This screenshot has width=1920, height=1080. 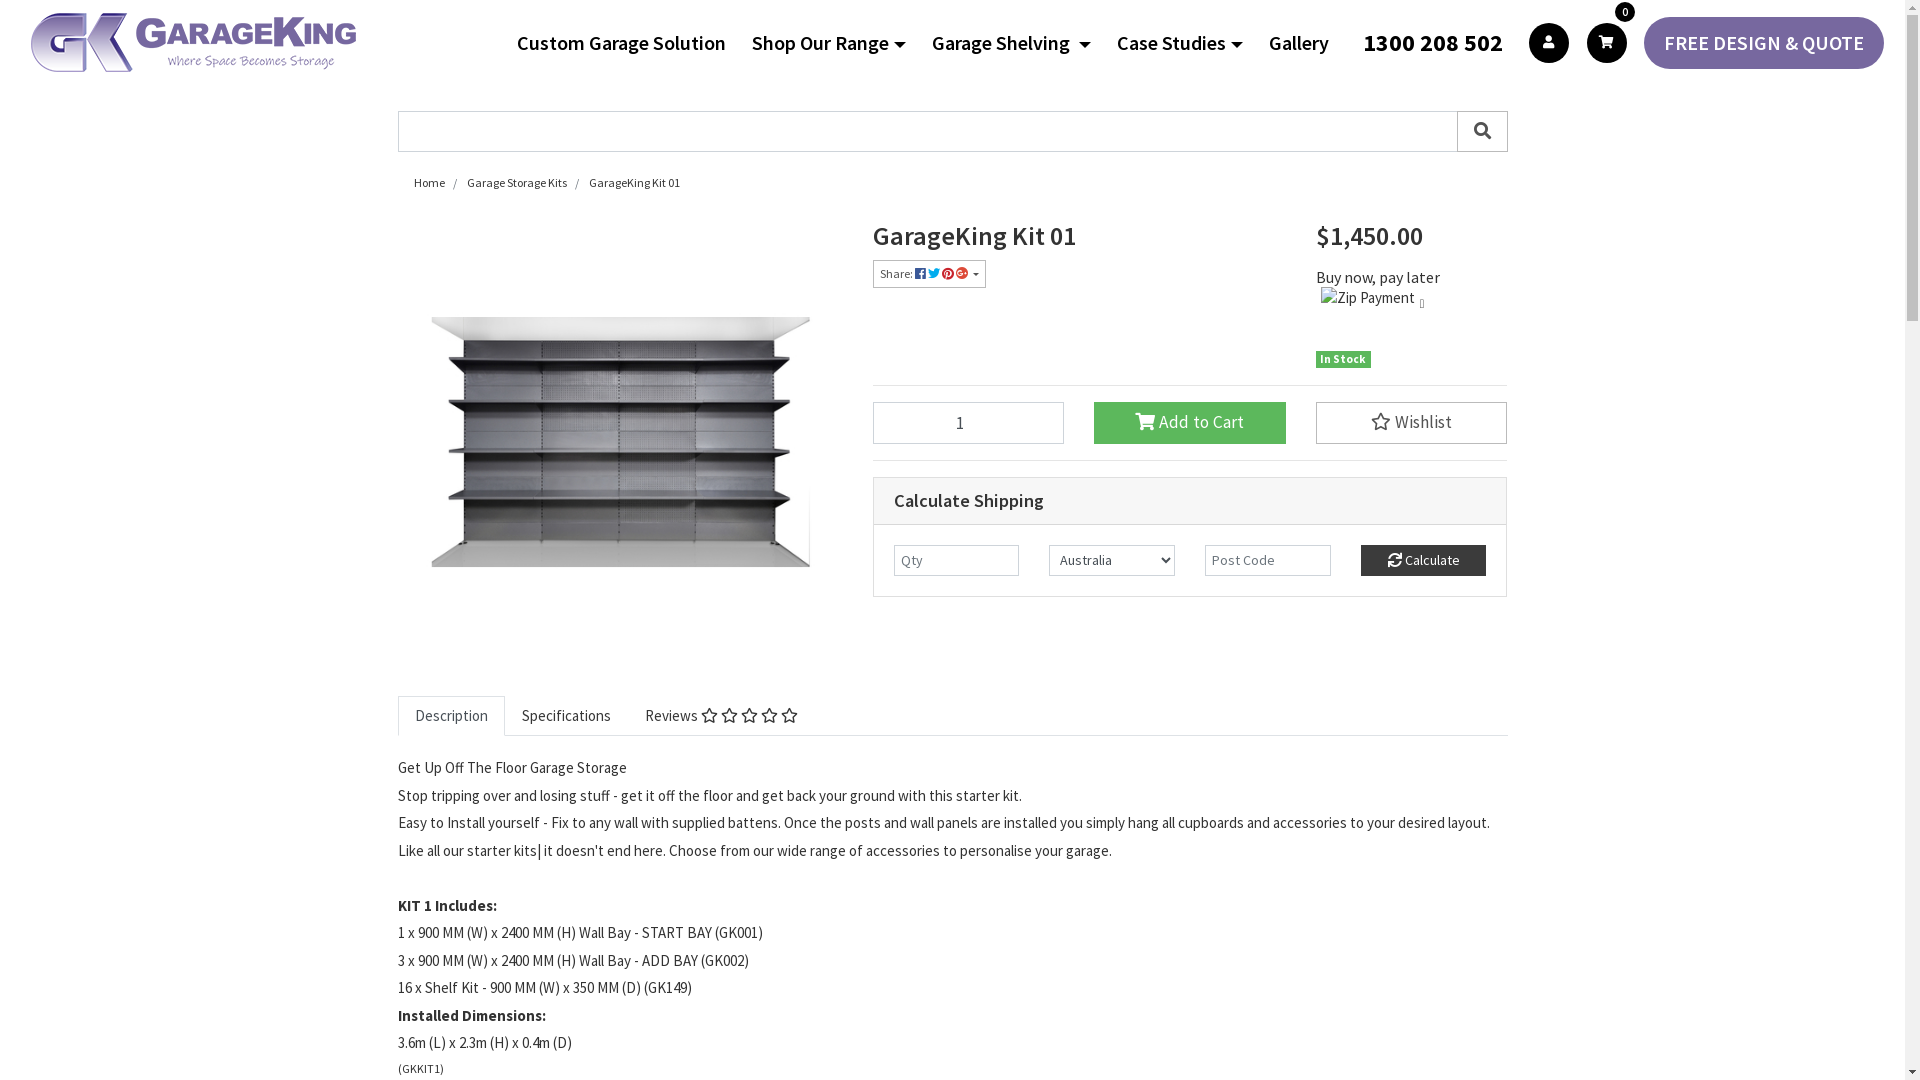 What do you see at coordinates (751, 42) in the screenshot?
I see `'Shop Our Range'` at bounding box center [751, 42].